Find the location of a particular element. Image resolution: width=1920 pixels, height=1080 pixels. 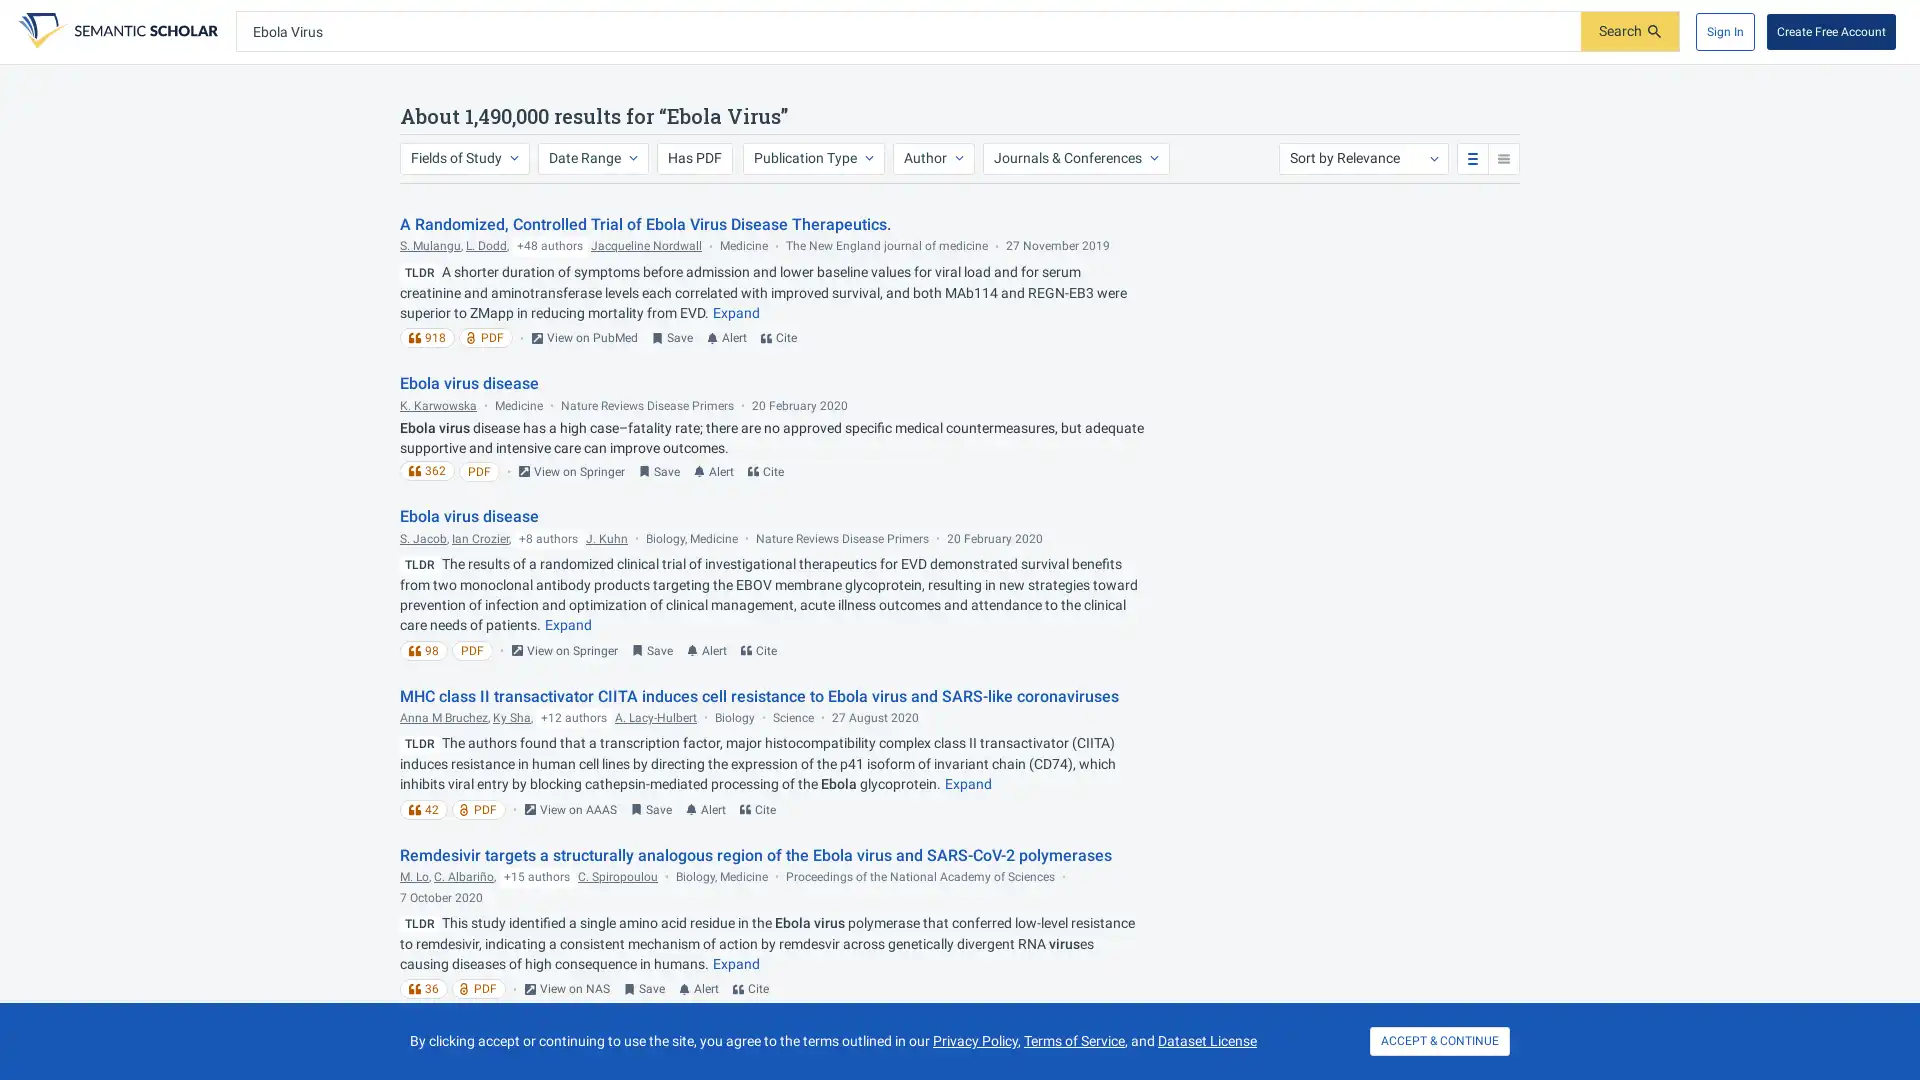

Save to Library is located at coordinates (659, 471).